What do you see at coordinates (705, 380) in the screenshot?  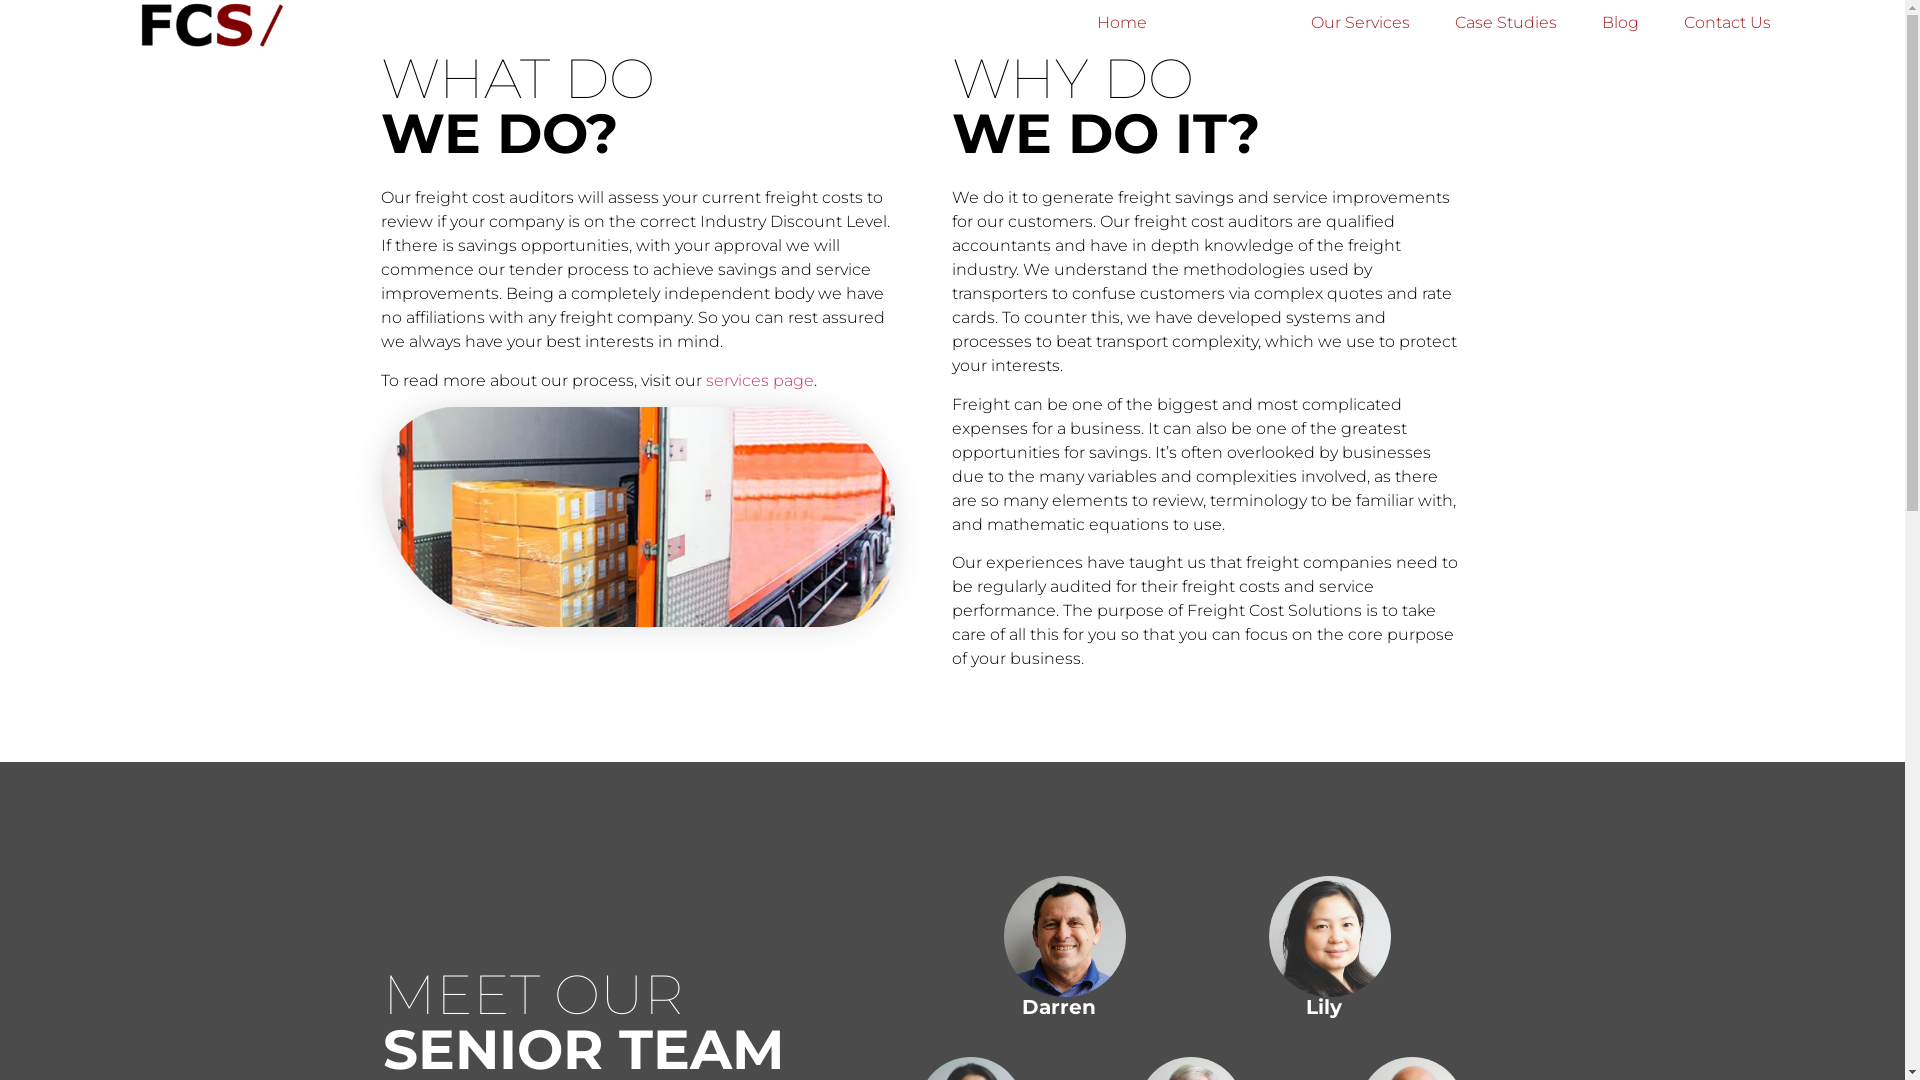 I see `'services page'` at bounding box center [705, 380].